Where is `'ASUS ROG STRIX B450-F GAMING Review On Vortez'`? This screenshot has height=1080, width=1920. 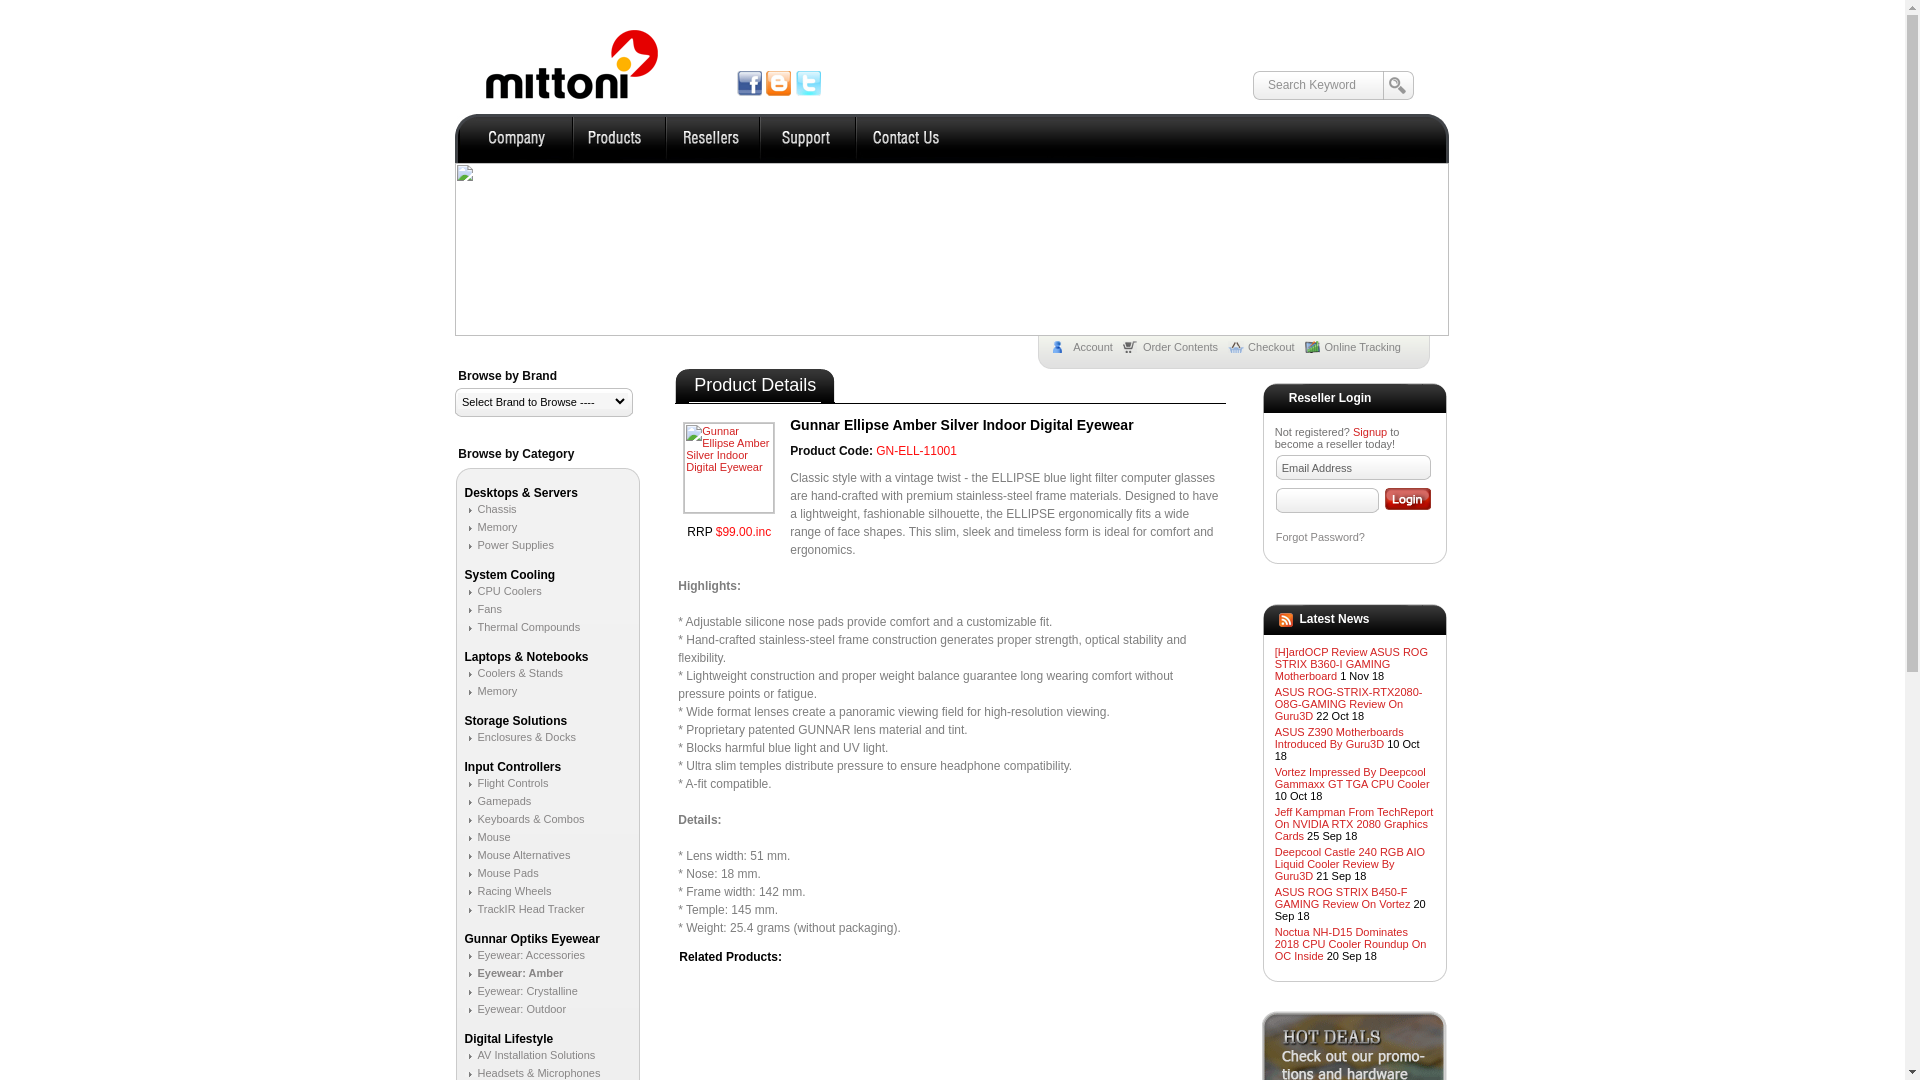 'ASUS ROG STRIX B450-F GAMING Review On Vortez' is located at coordinates (1343, 897).